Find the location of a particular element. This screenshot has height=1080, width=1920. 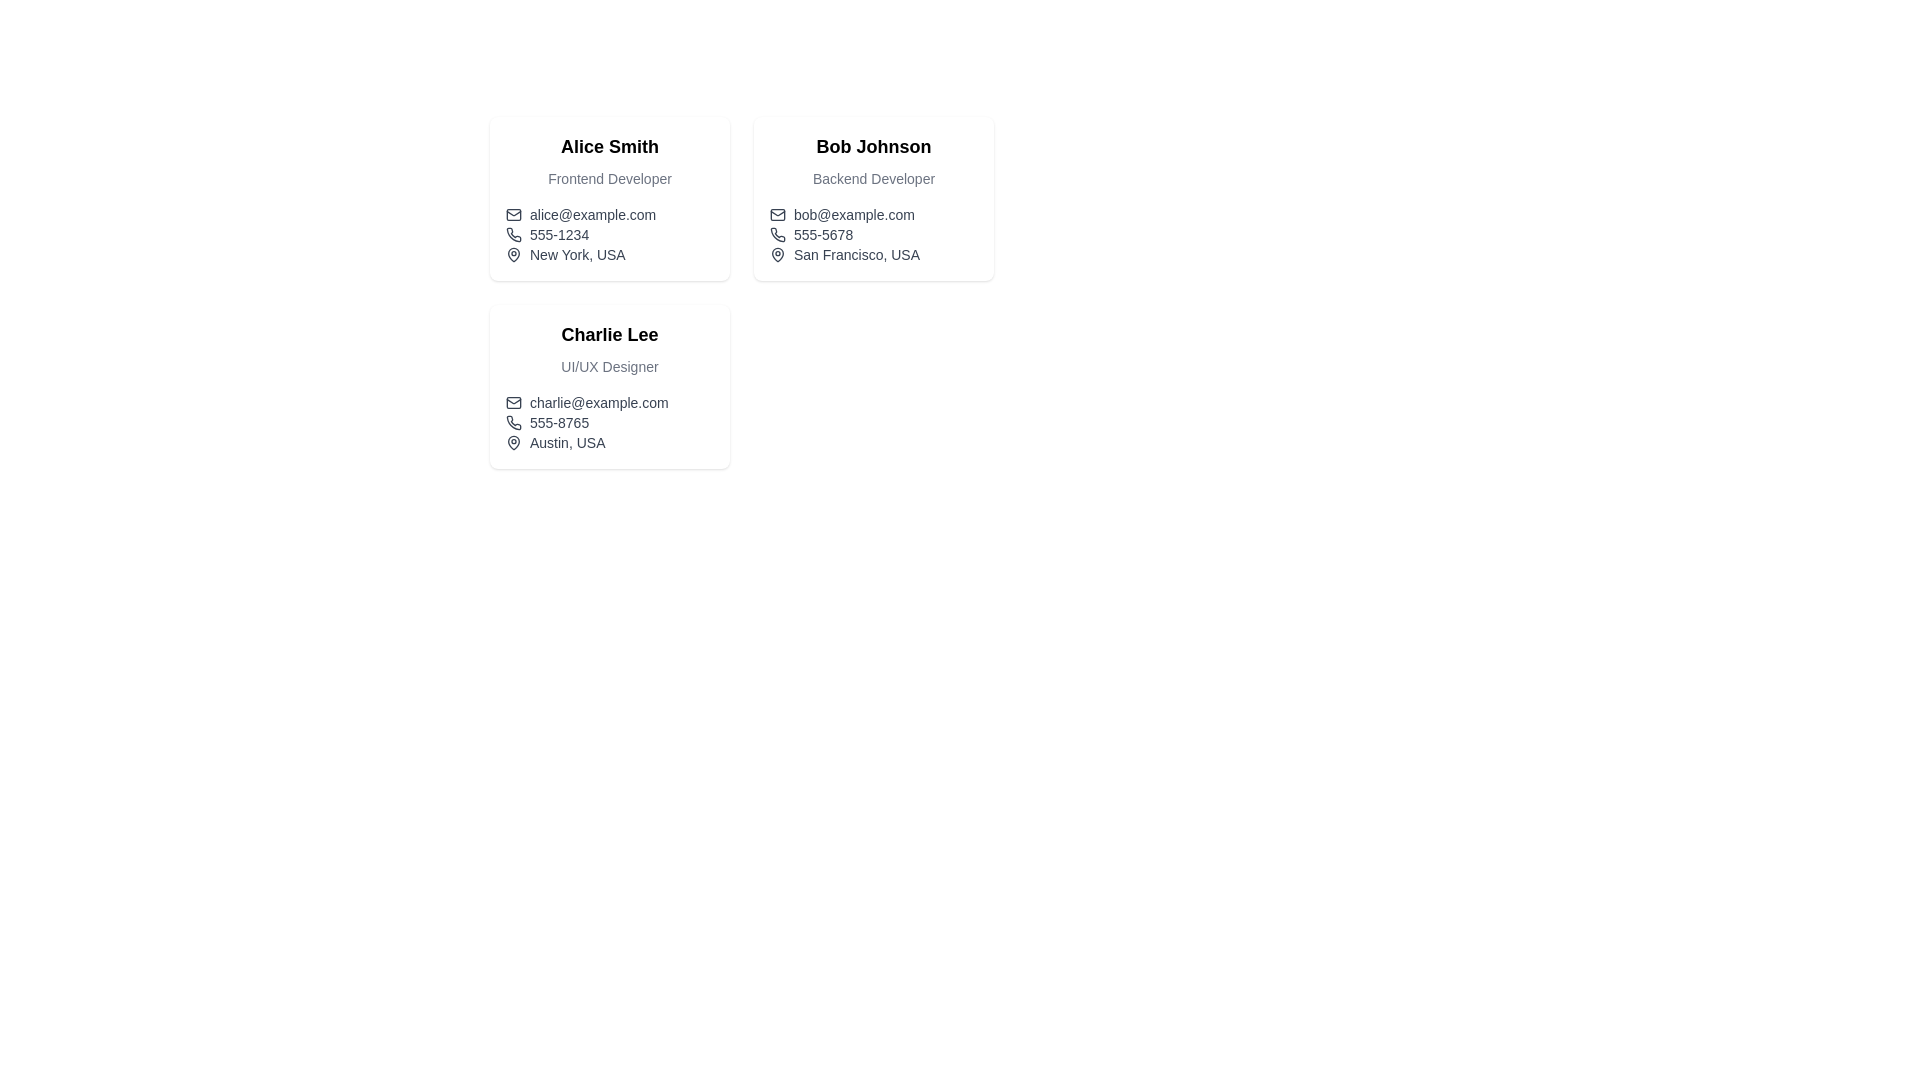

the phone number icon in the contact card for 'Alice Smith', which is the second icon below the email address icon, visually representing the phone number field is located at coordinates (513, 234).